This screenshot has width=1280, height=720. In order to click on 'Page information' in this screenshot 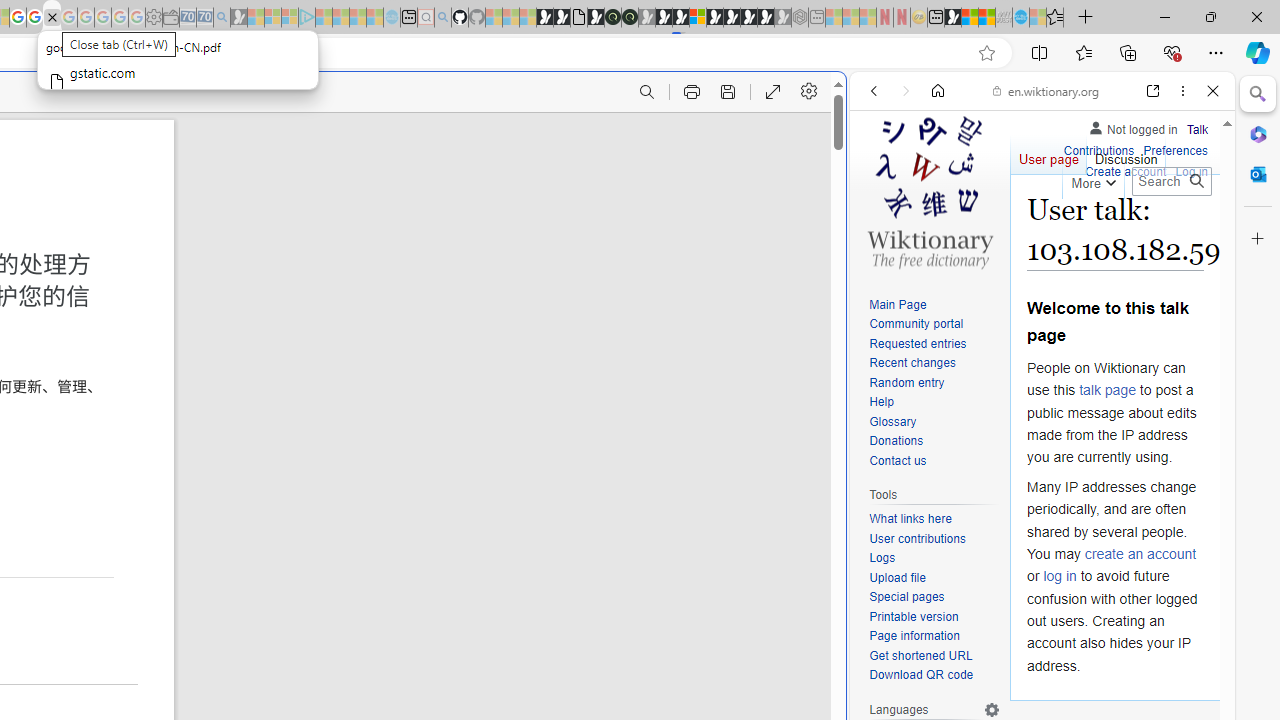, I will do `click(934, 637)`.